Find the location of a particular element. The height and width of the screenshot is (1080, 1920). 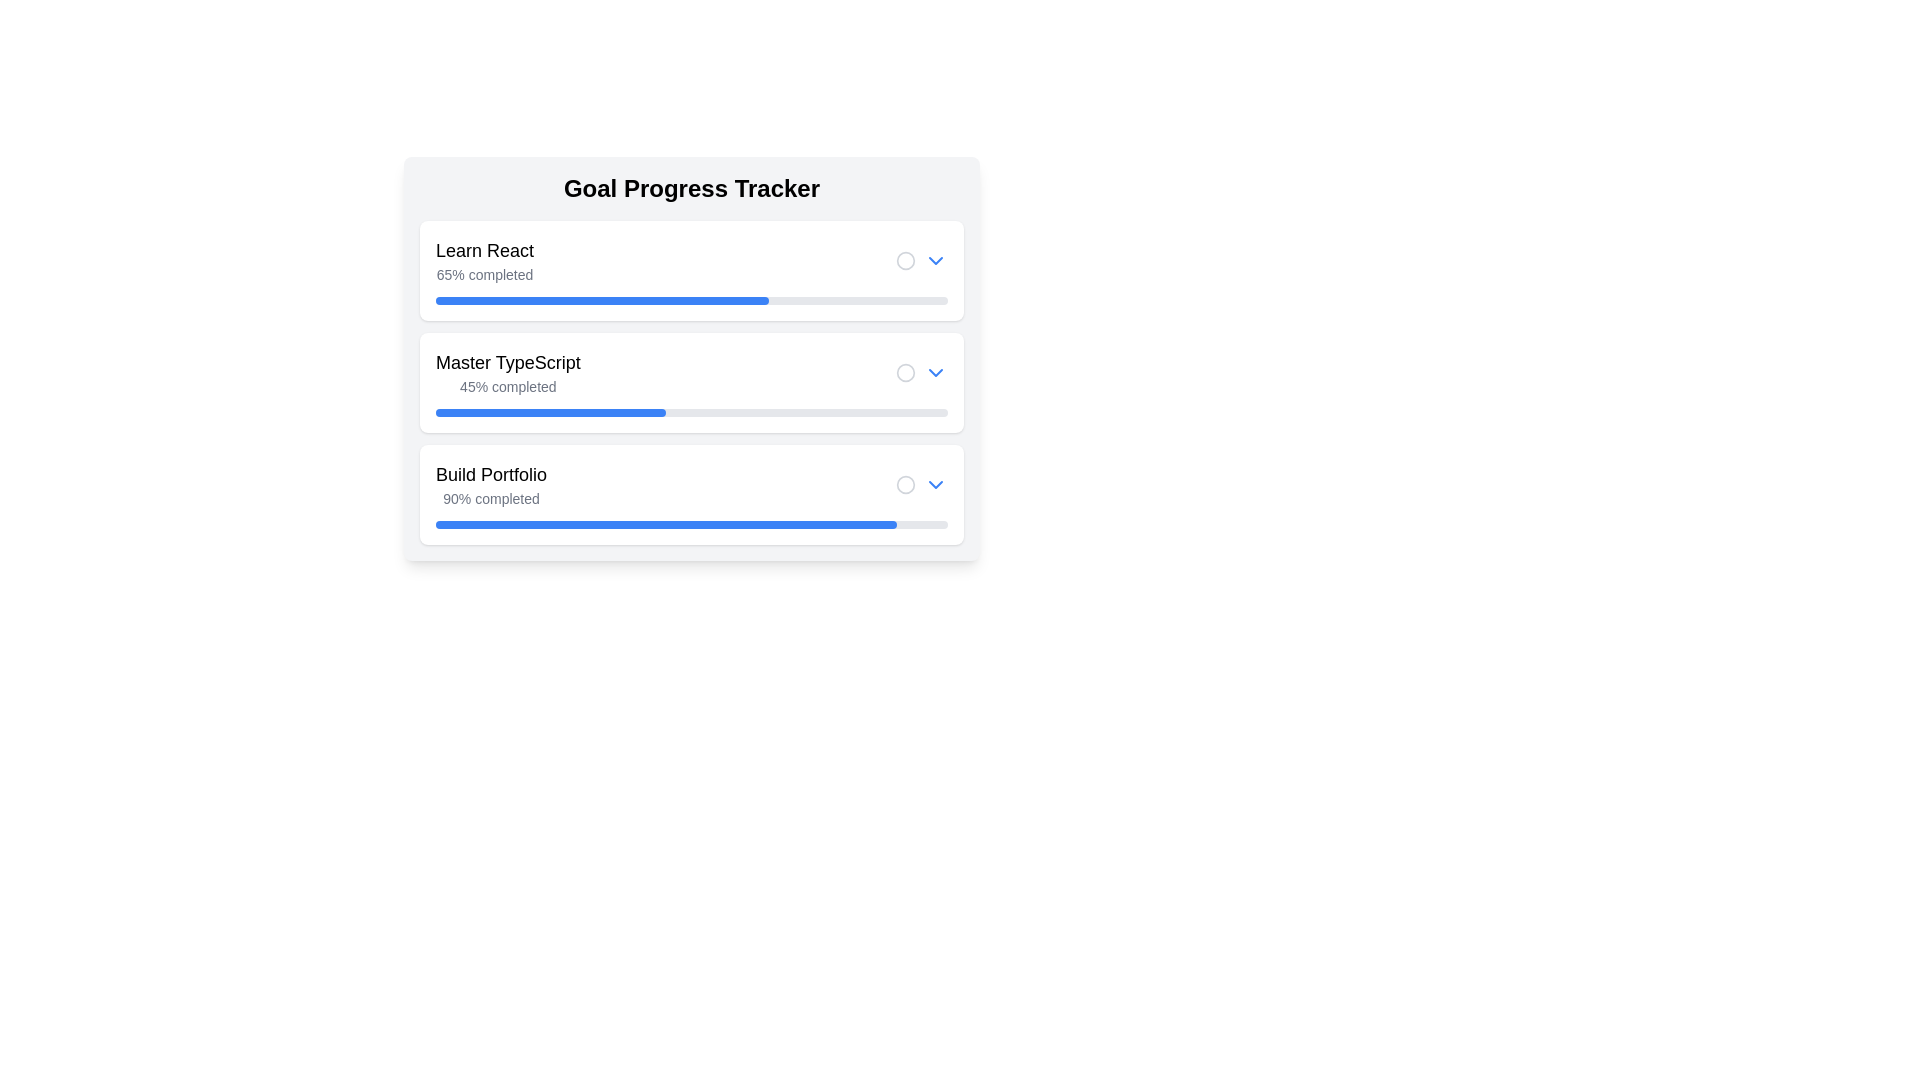

hollow circular icon with a gray stroke located to the left in the 'Build Portfolio' task tracker interface is located at coordinates (905, 485).